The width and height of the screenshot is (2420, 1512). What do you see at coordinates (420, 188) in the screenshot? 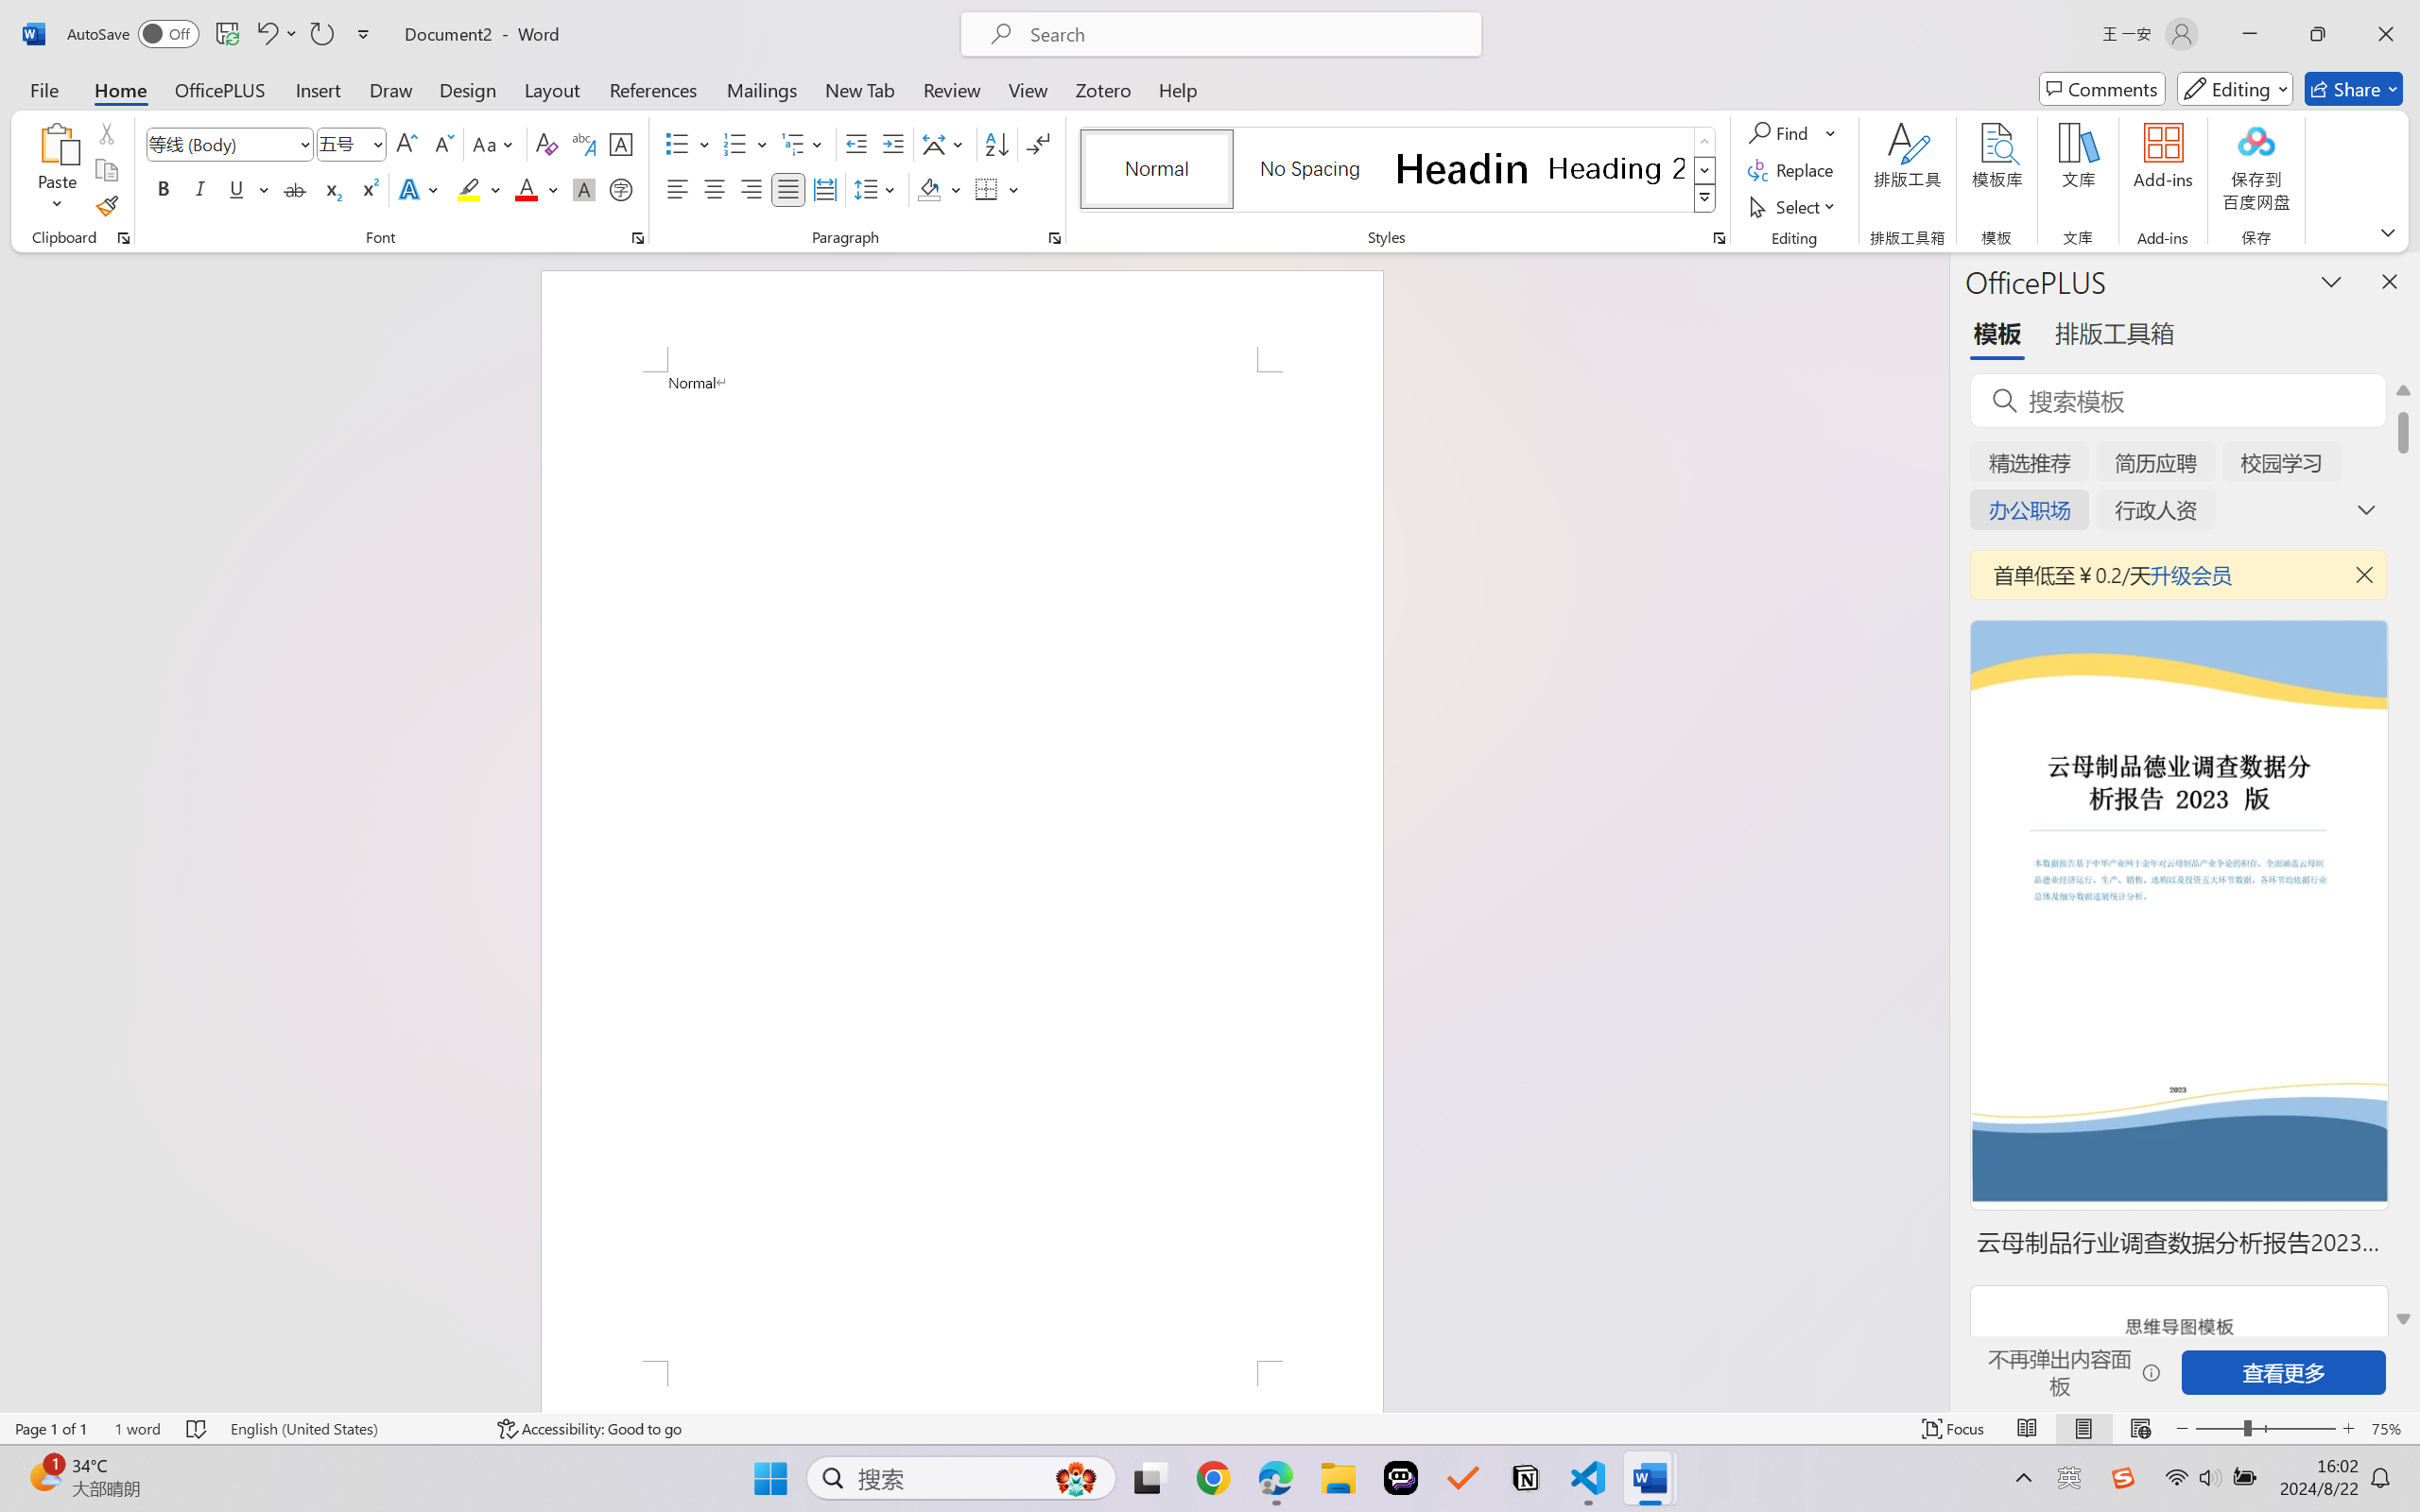
I see `'Text Effects and Typography'` at bounding box center [420, 188].